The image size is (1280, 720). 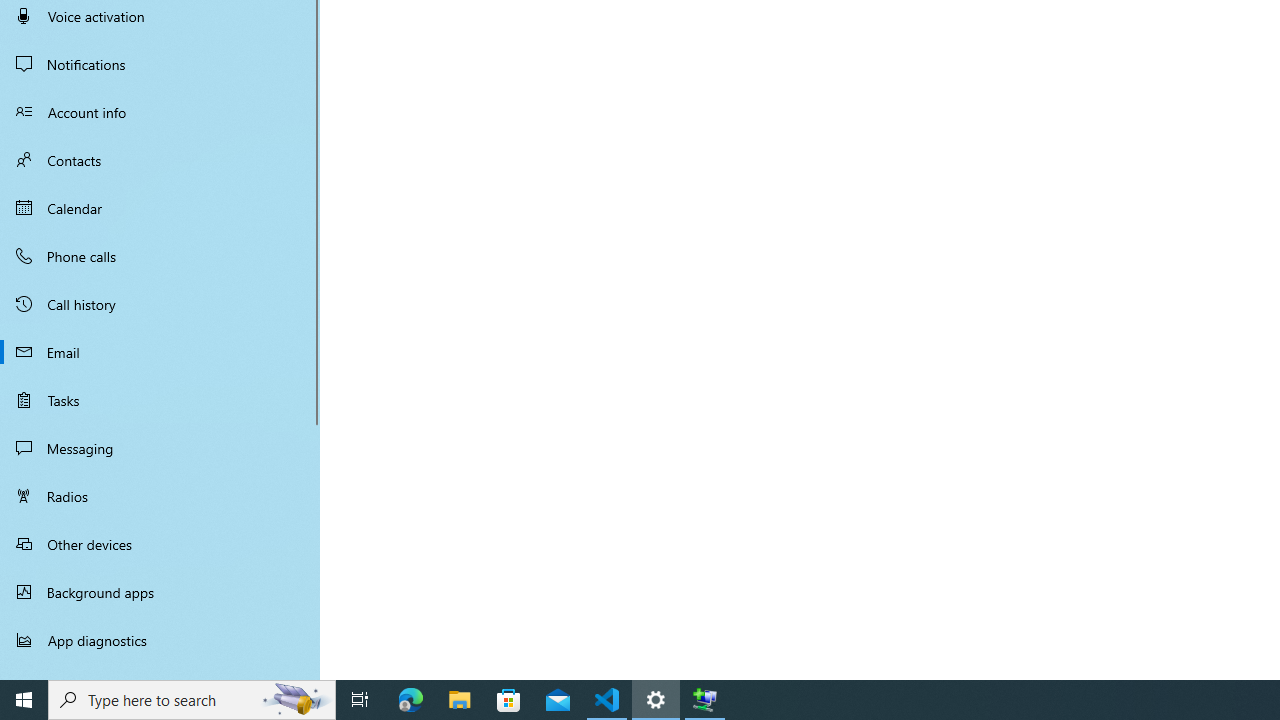 I want to click on 'Account info', so click(x=160, y=111).